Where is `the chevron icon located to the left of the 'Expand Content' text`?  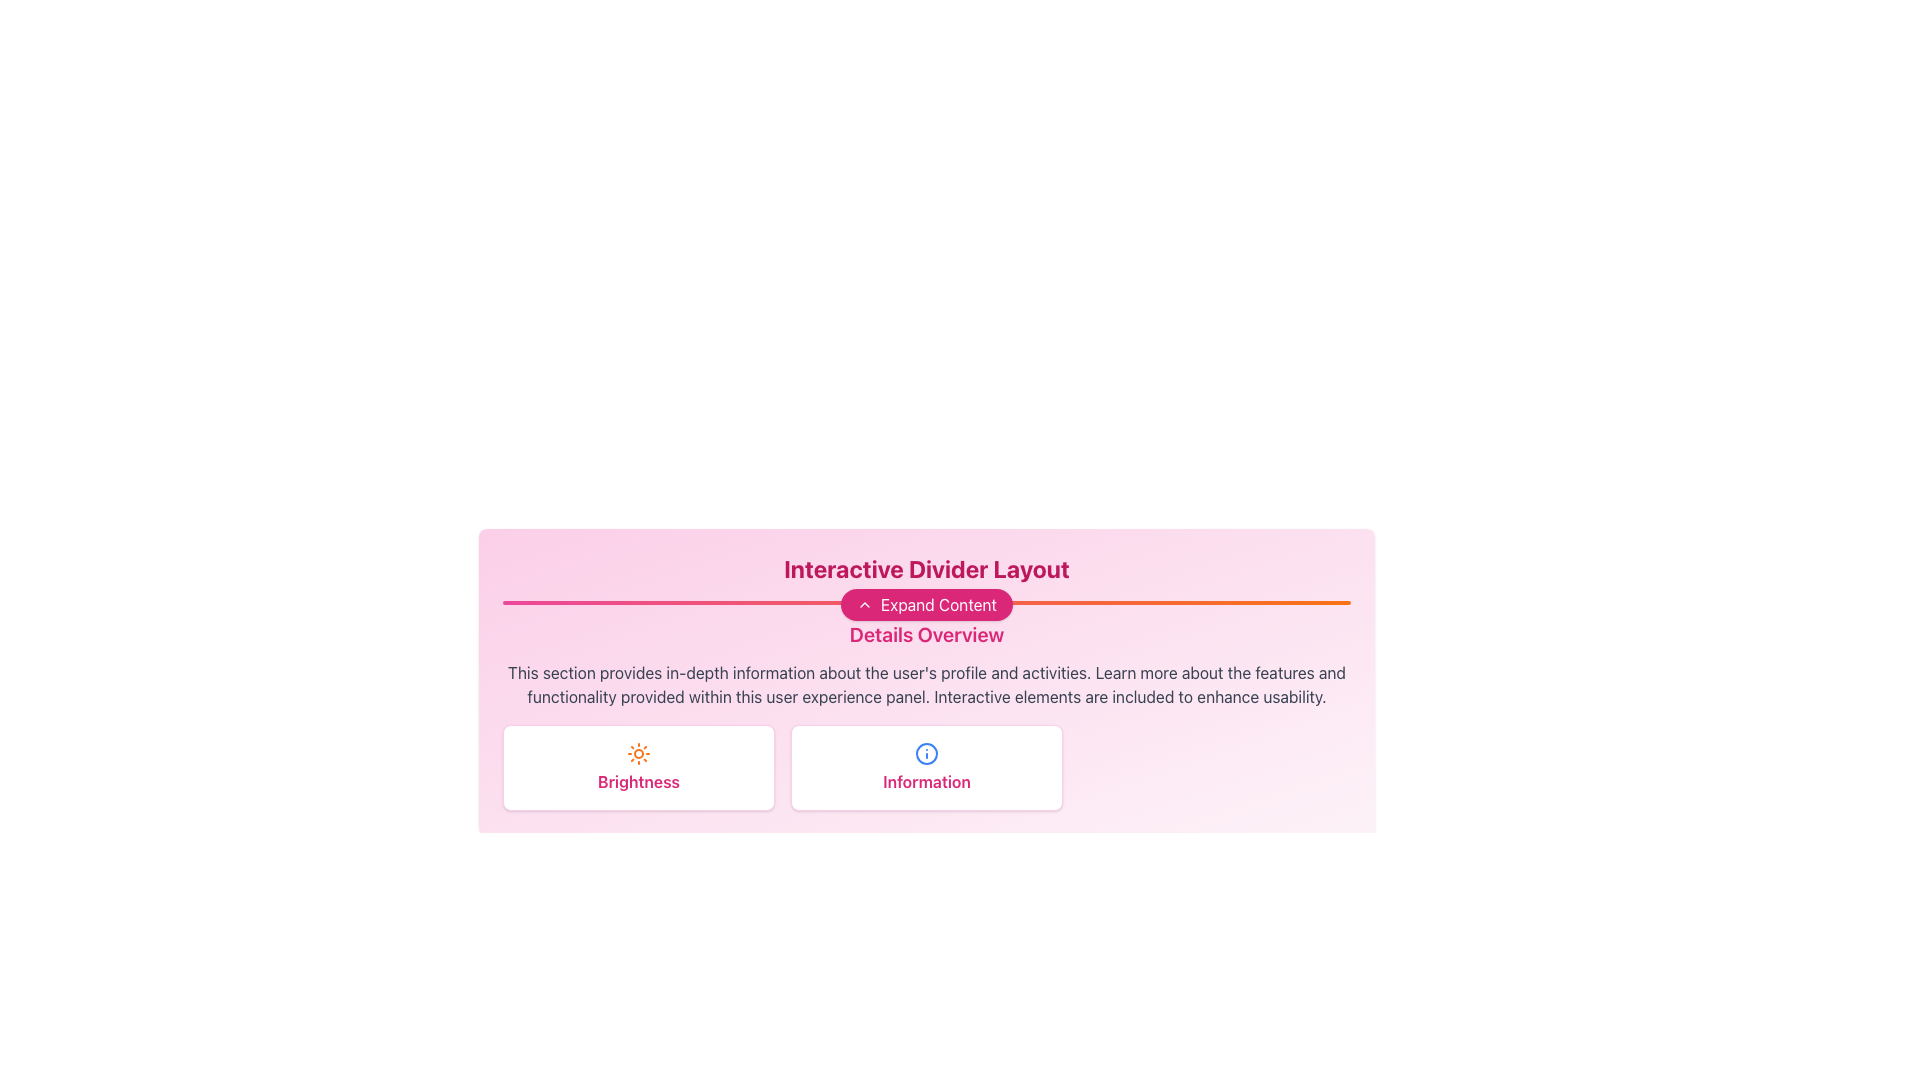
the chevron icon located to the left of the 'Expand Content' text is located at coordinates (864, 604).